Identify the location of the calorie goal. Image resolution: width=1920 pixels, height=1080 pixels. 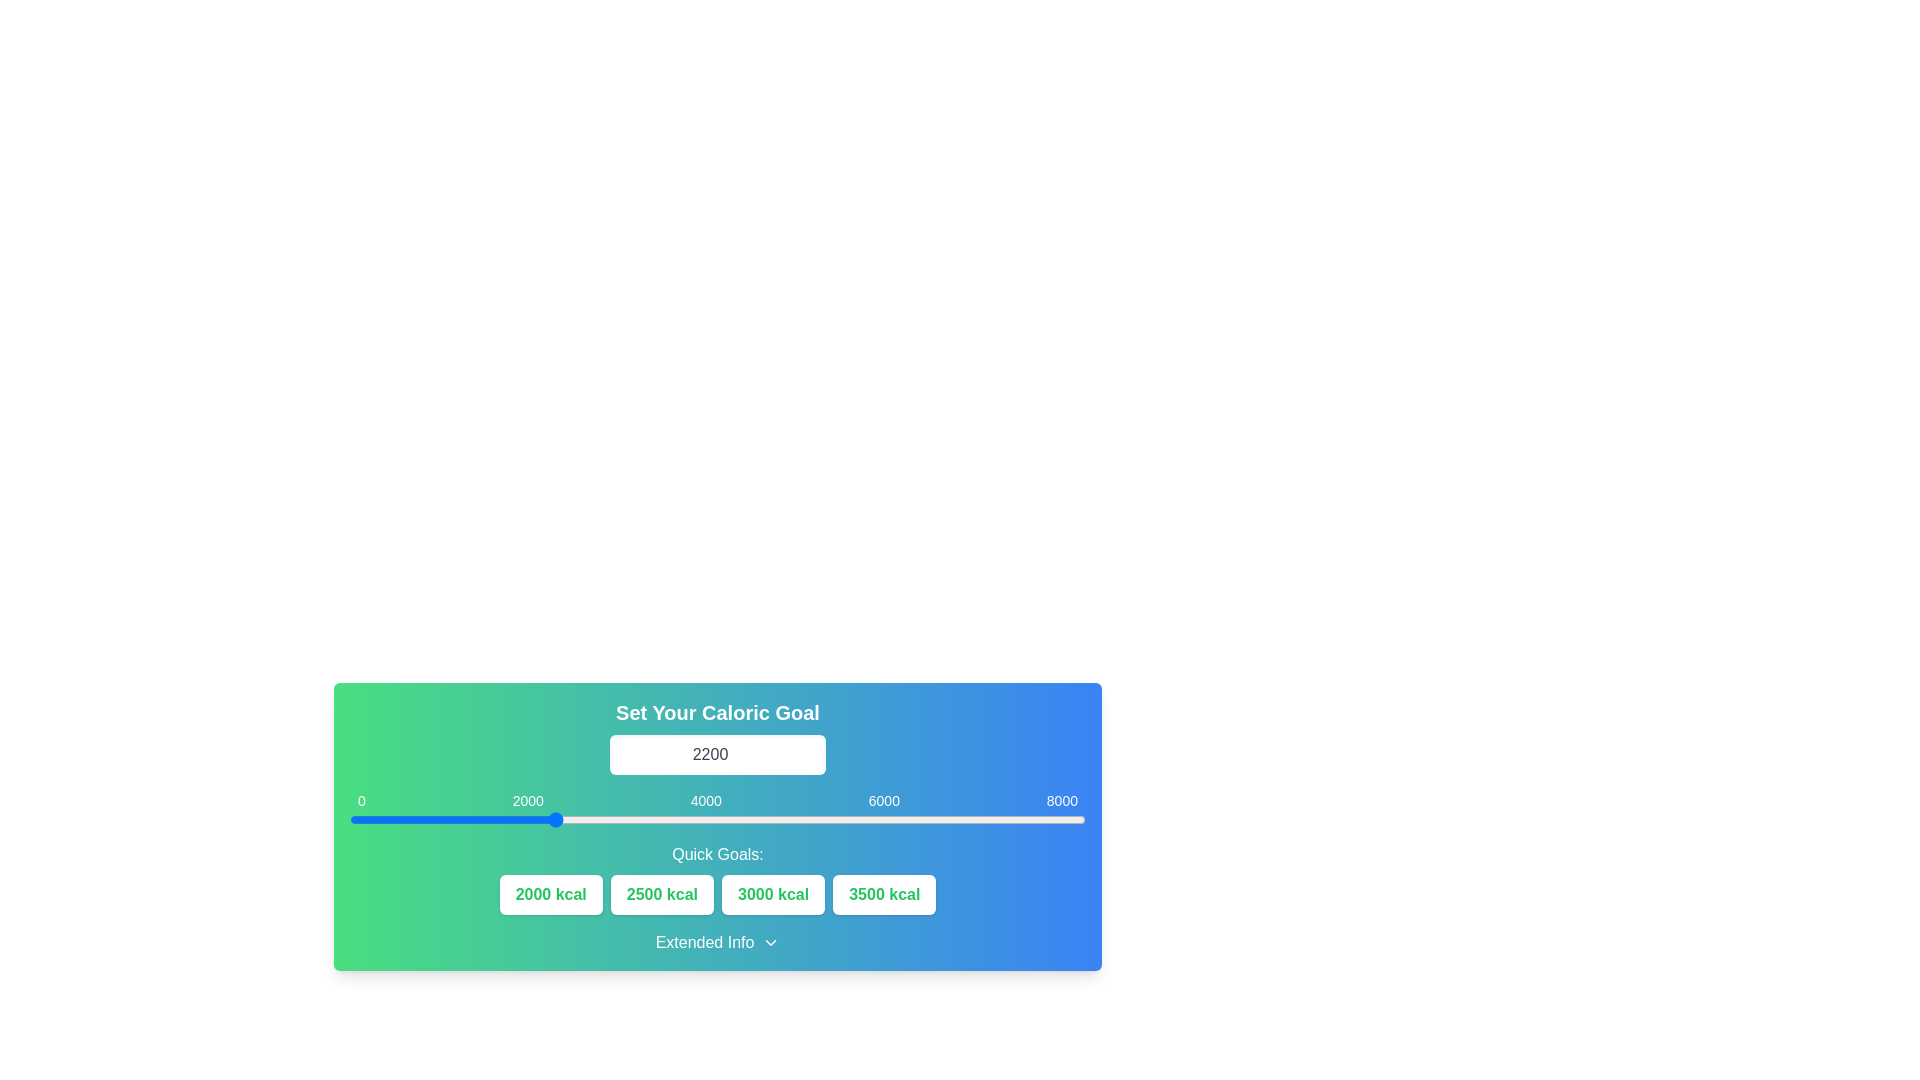
(873, 820).